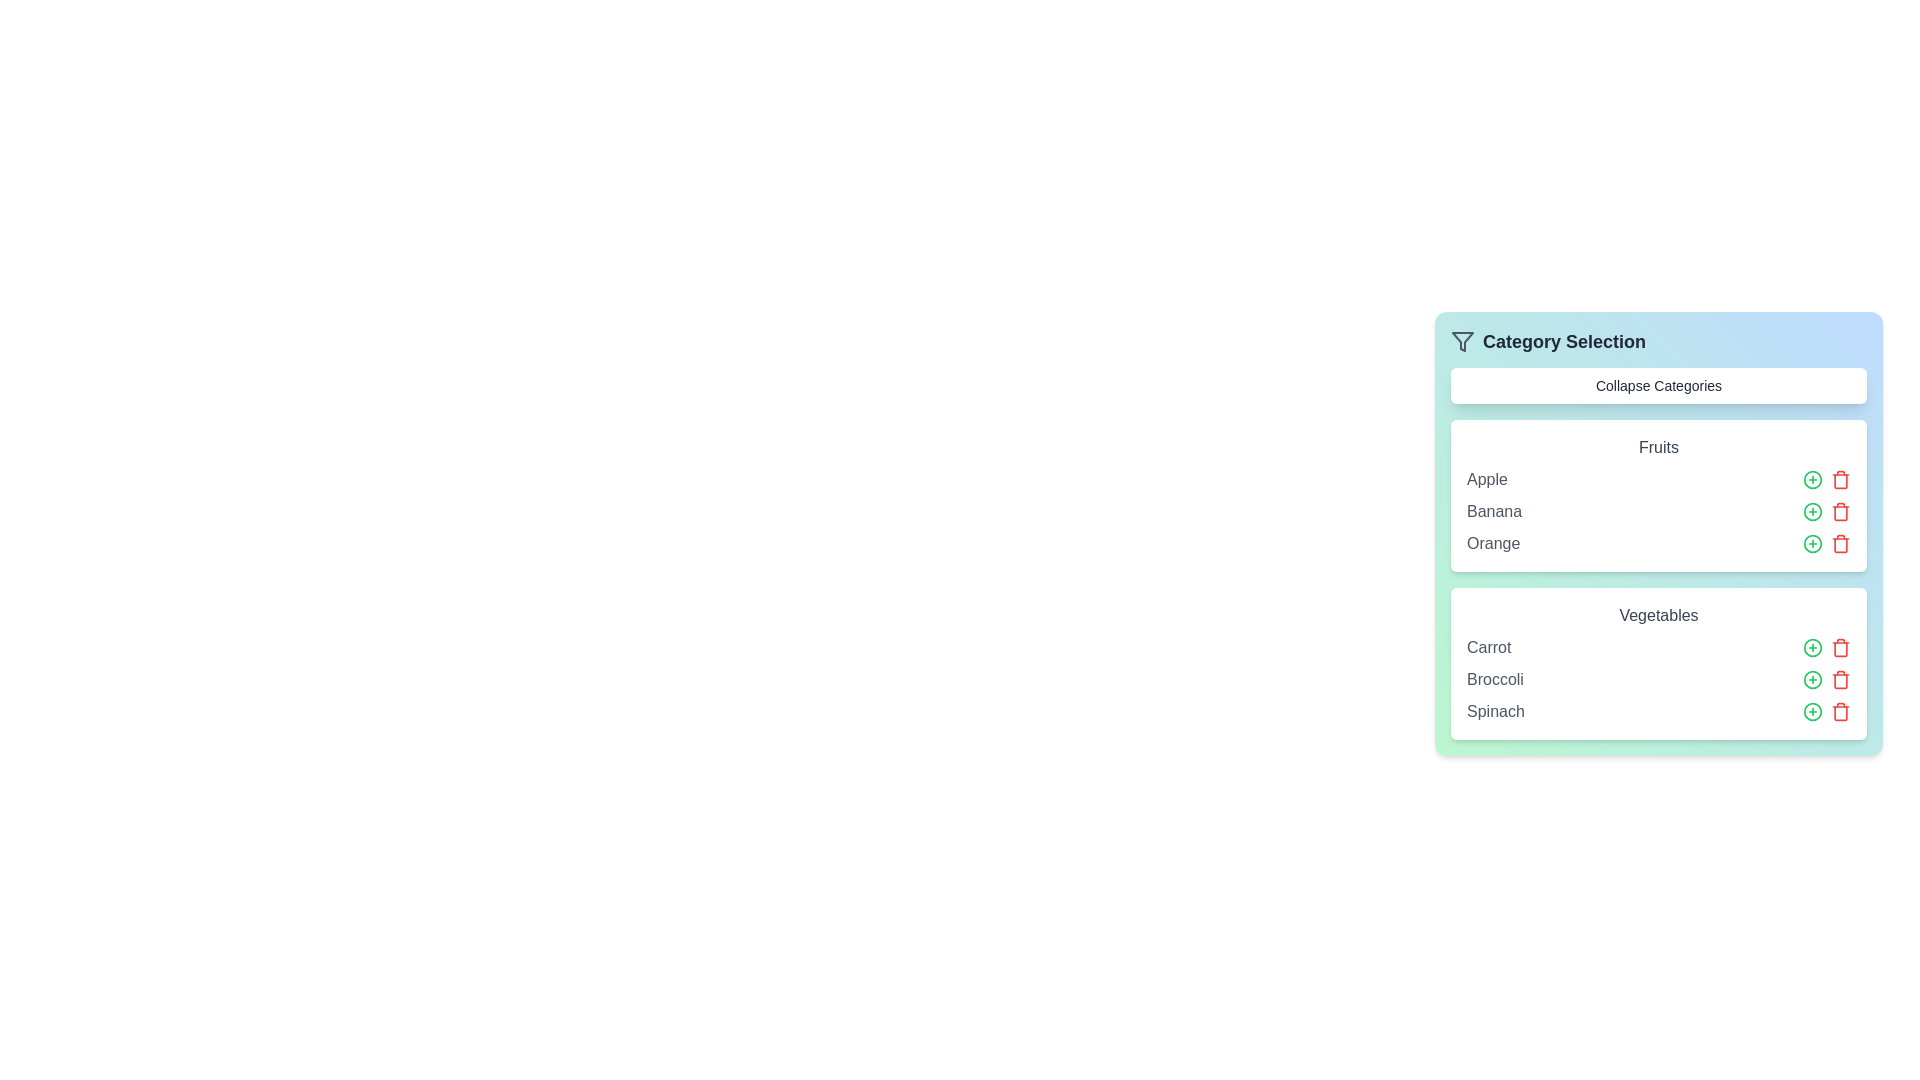  What do you see at coordinates (1840, 511) in the screenshot?
I see `the trash icon next to the item Banana to remove it from the list` at bounding box center [1840, 511].